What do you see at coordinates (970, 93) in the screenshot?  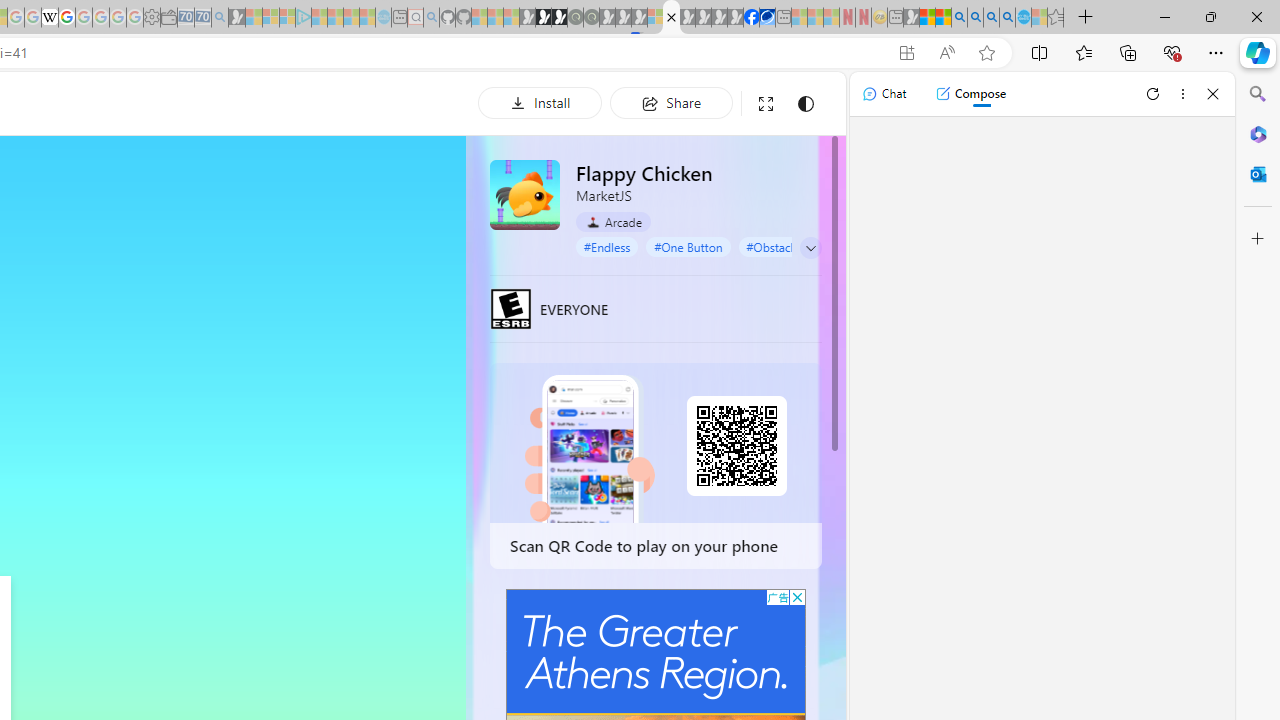 I see `'Compose'` at bounding box center [970, 93].